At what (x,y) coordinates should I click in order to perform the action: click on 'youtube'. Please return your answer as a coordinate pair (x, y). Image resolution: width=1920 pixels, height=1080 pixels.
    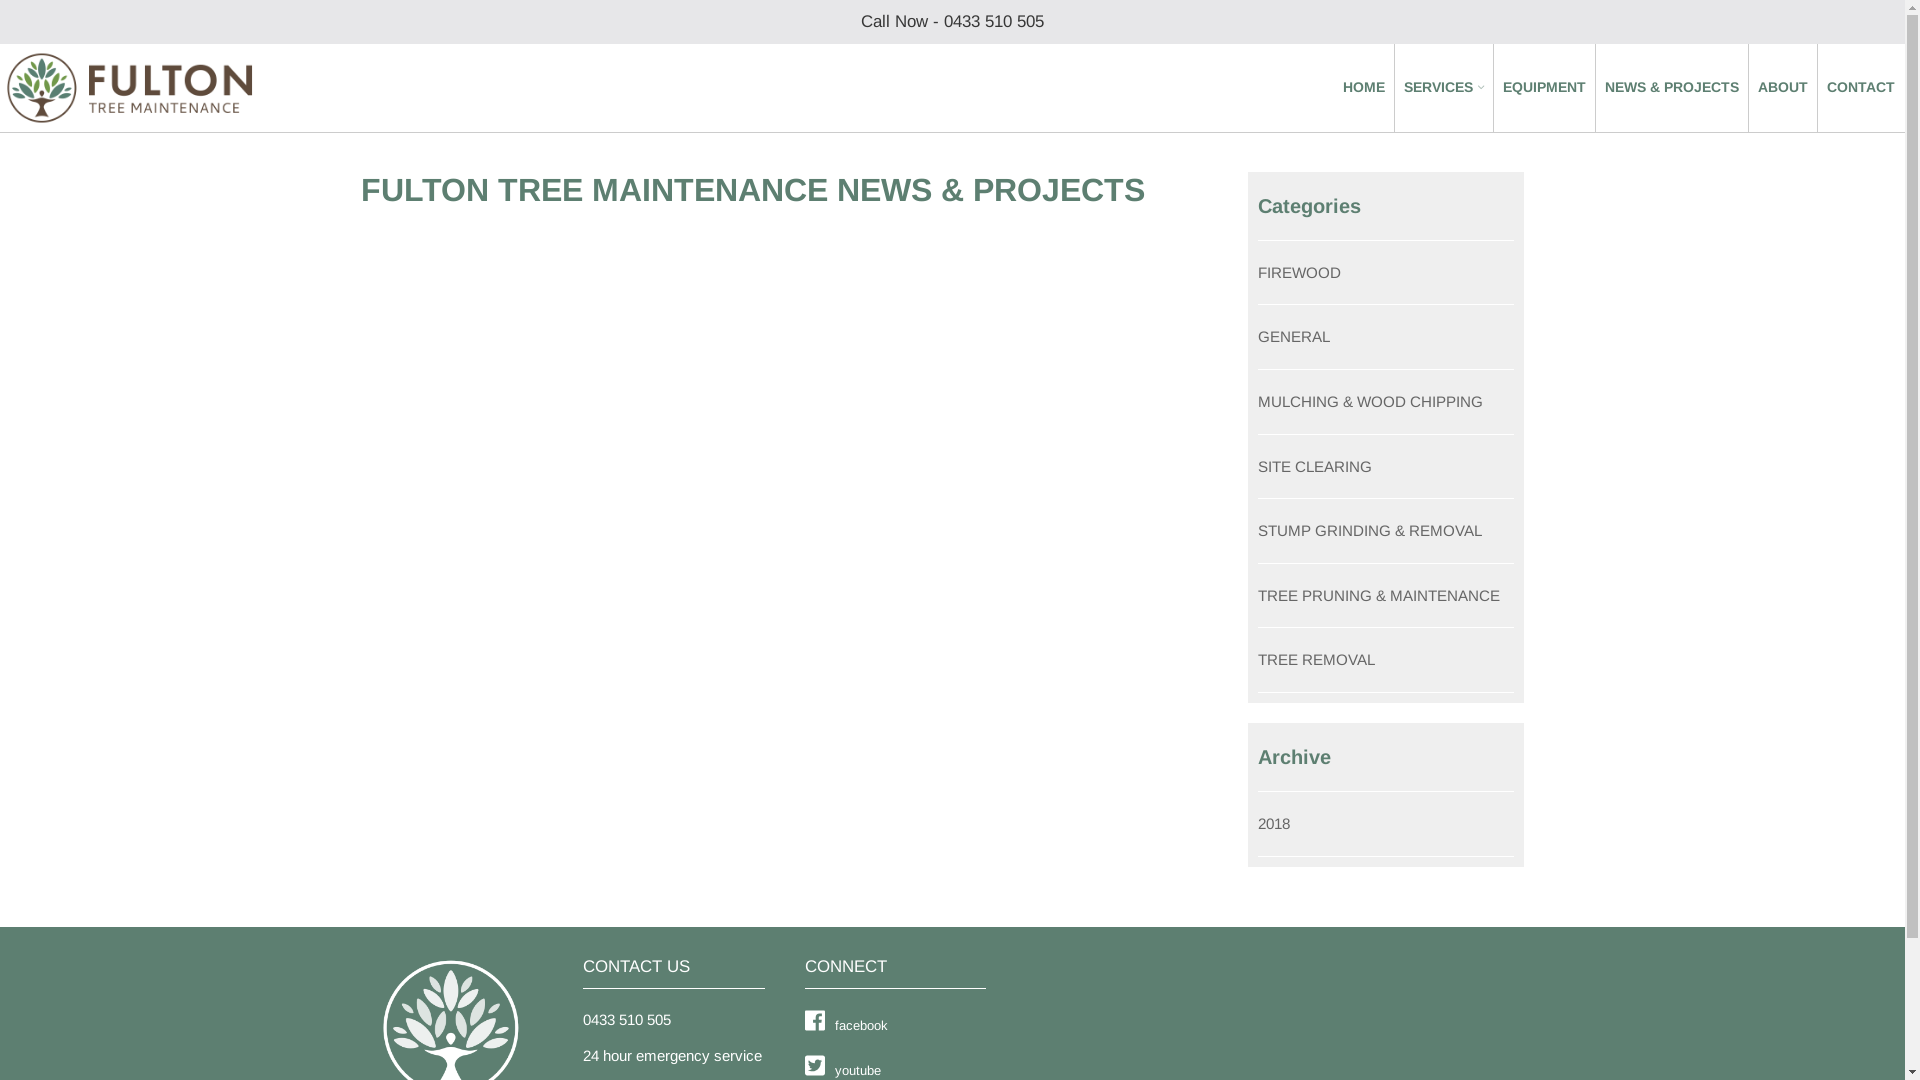
    Looking at the image, I should click on (804, 1067).